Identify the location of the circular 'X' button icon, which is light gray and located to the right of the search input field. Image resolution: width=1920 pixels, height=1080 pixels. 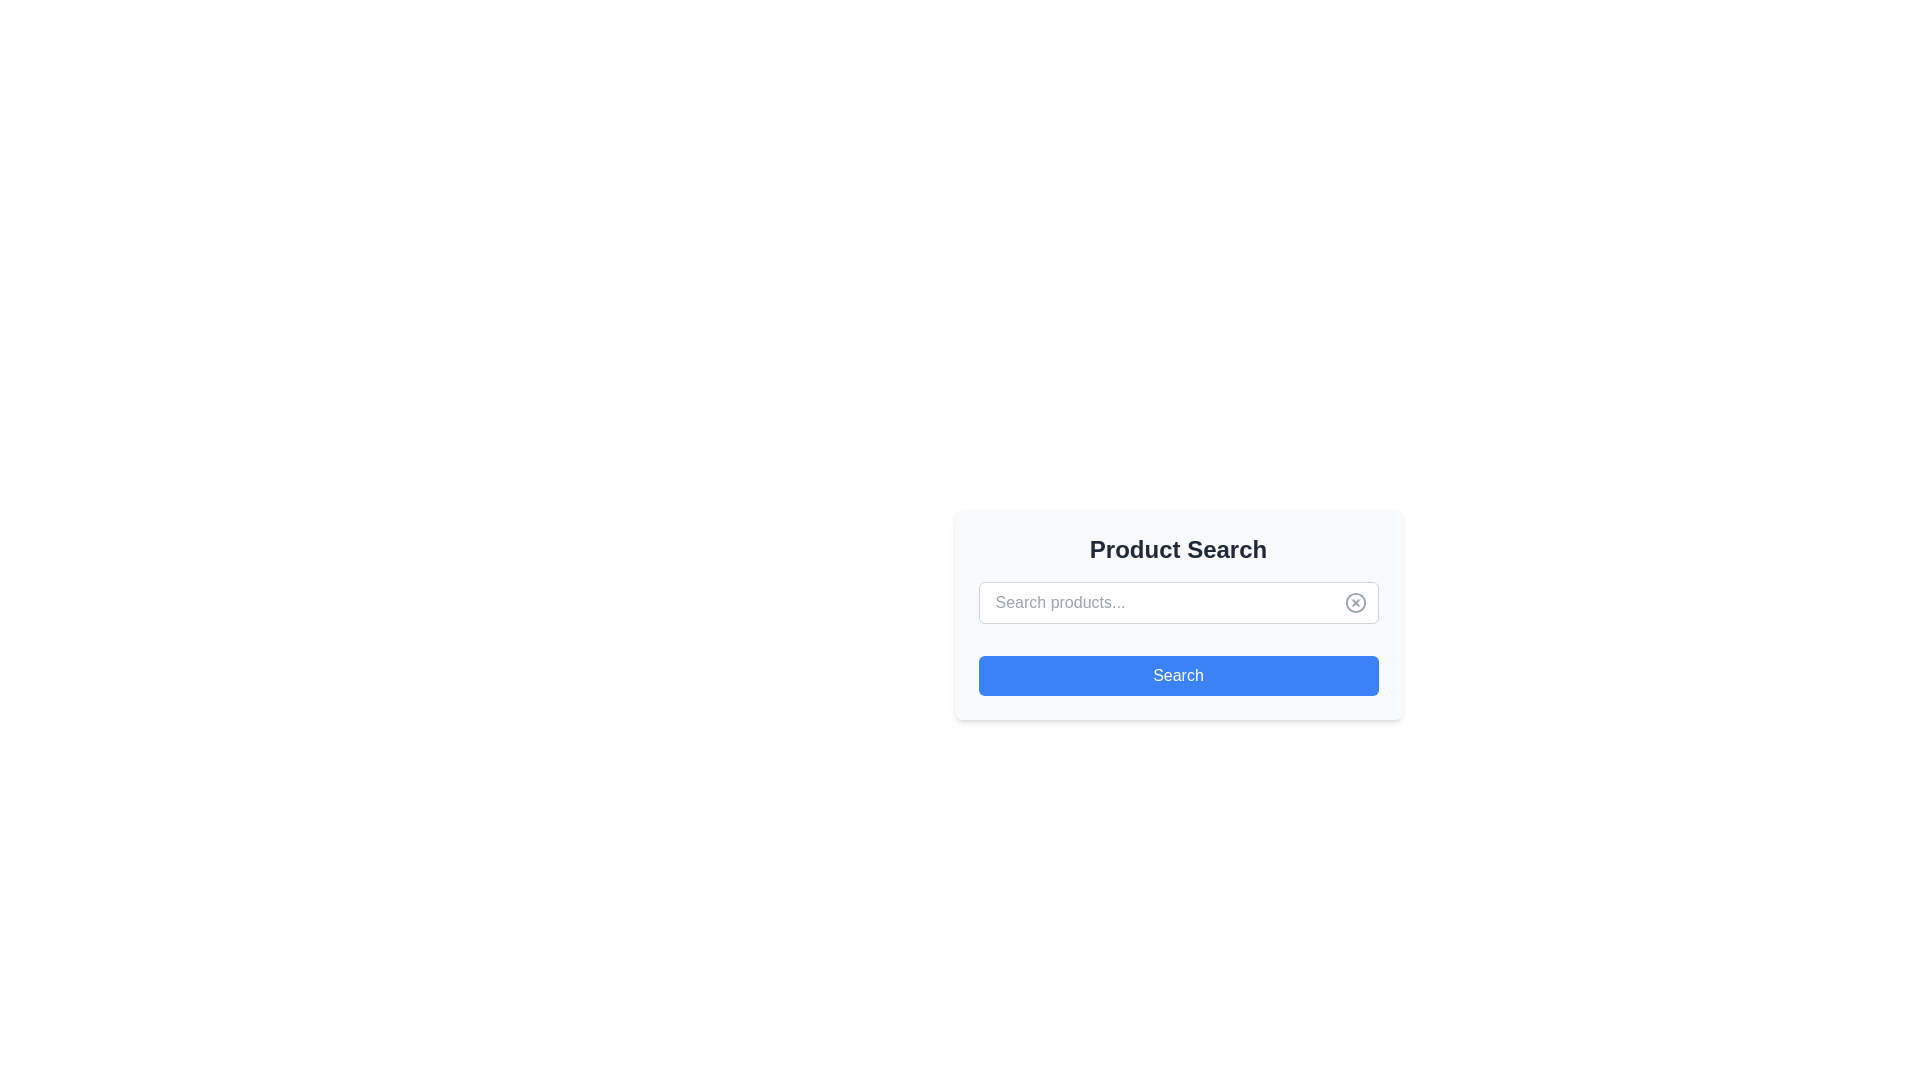
(1355, 601).